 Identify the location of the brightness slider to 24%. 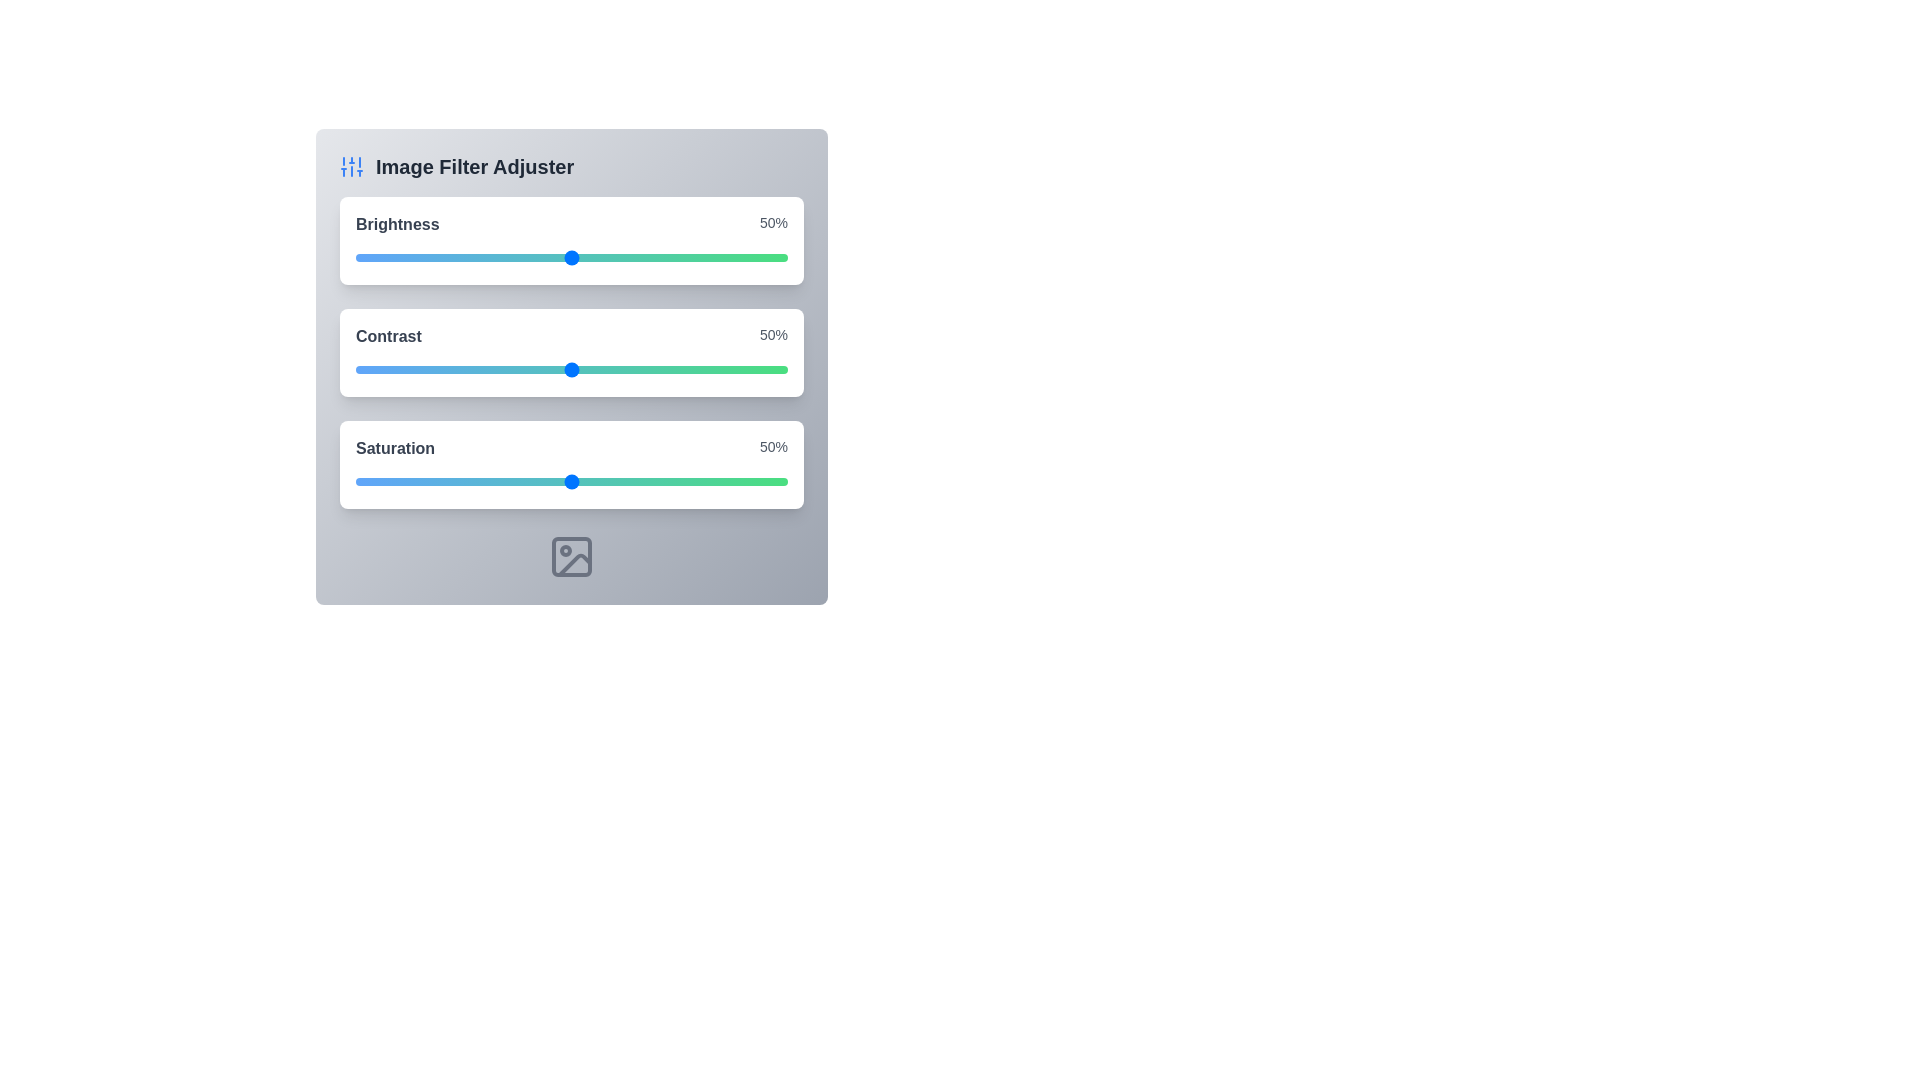
(458, 257).